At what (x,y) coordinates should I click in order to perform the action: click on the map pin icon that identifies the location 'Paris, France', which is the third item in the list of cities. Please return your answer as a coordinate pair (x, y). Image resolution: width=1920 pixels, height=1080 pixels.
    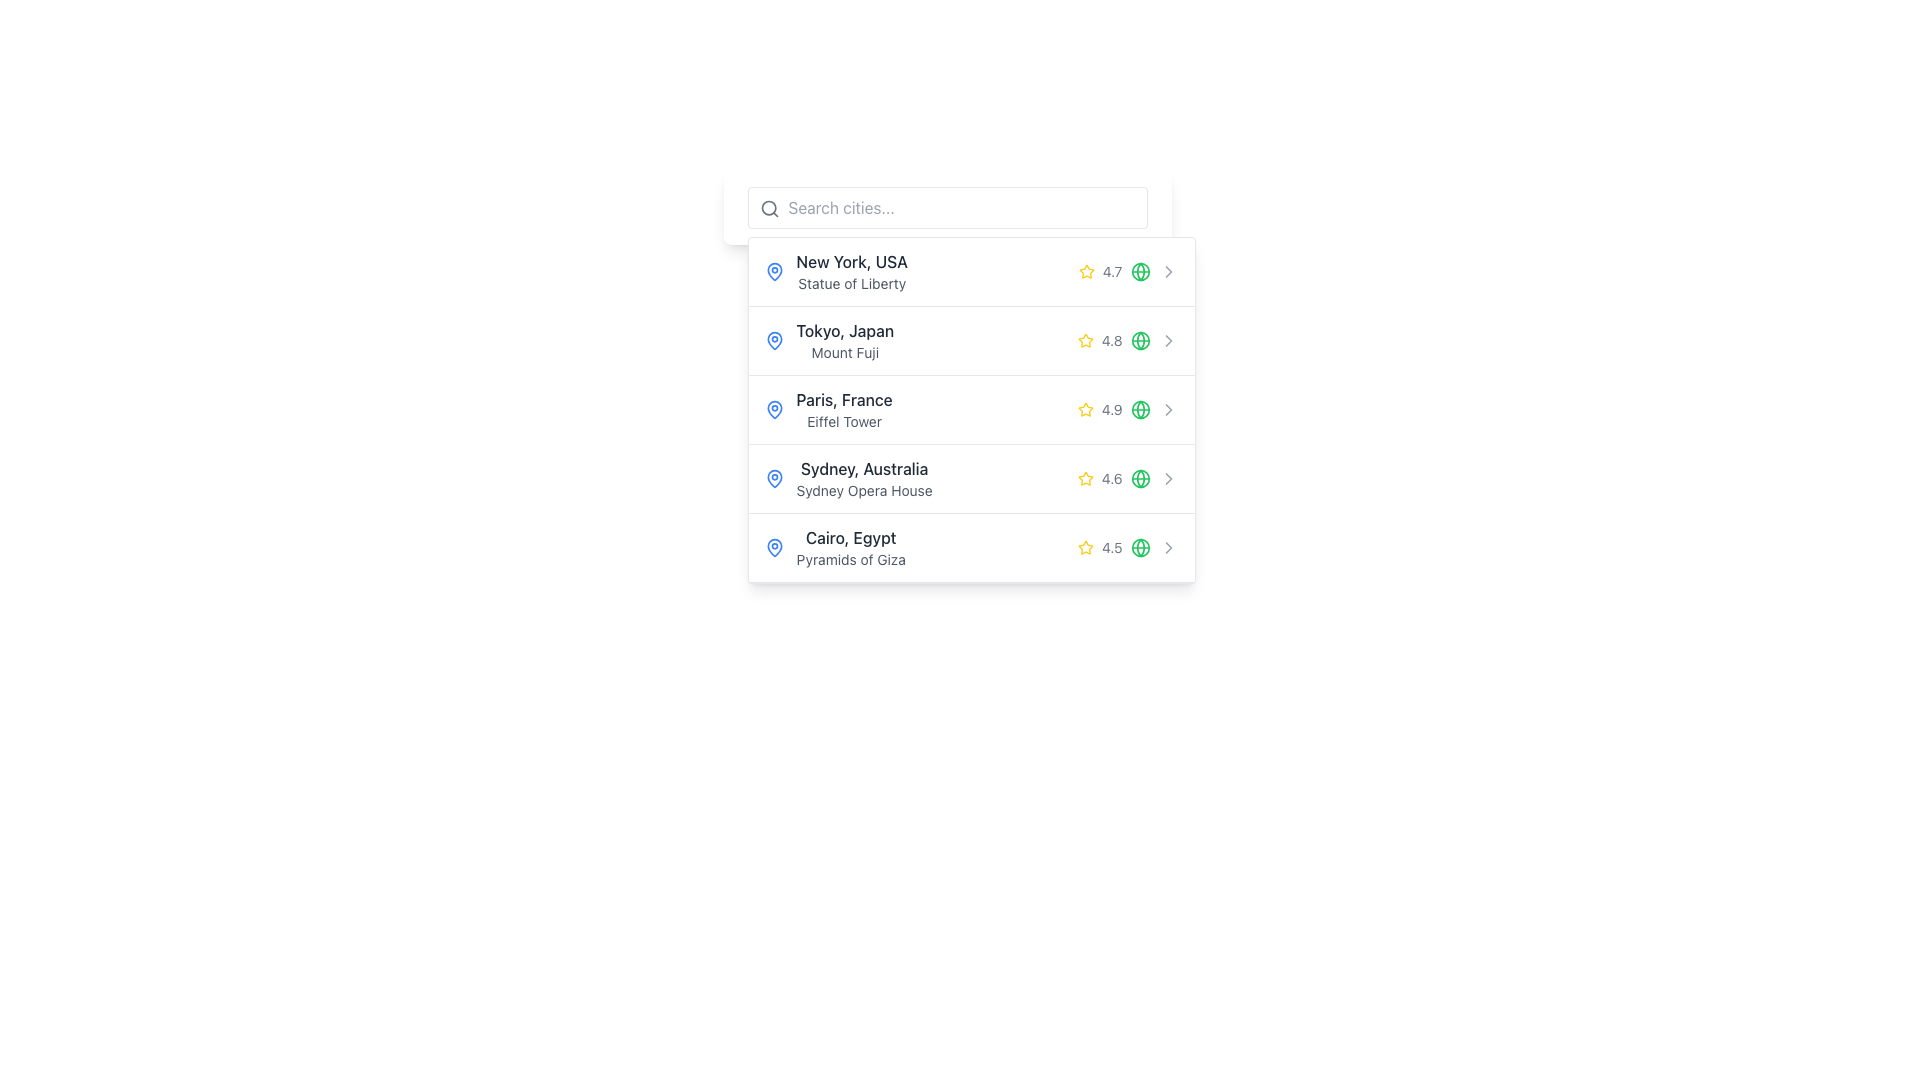
    Looking at the image, I should click on (773, 408).